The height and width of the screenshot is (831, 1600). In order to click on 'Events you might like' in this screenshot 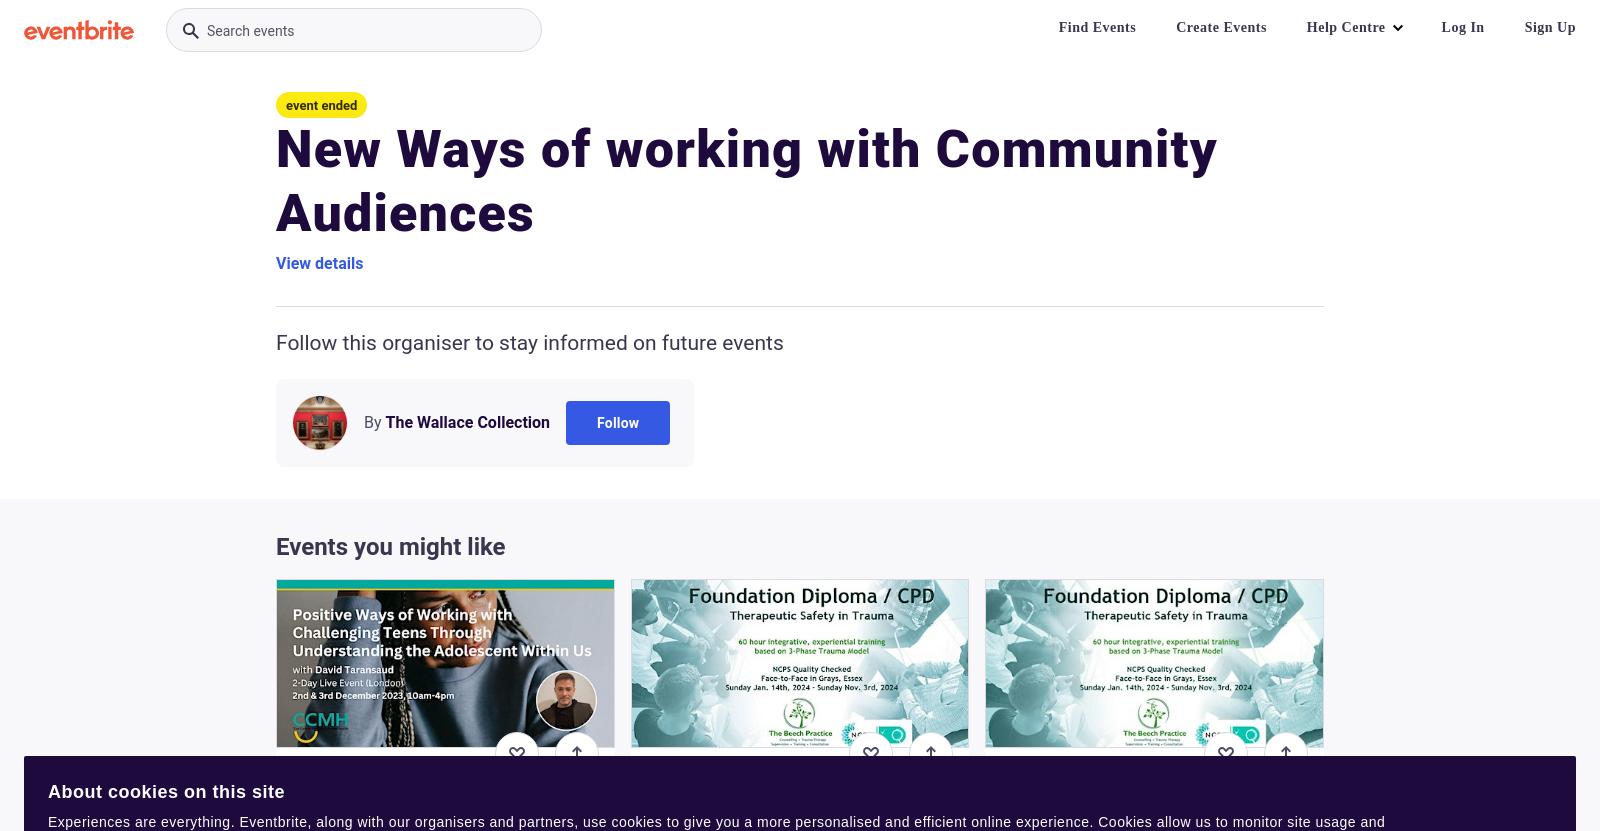, I will do `click(276, 545)`.